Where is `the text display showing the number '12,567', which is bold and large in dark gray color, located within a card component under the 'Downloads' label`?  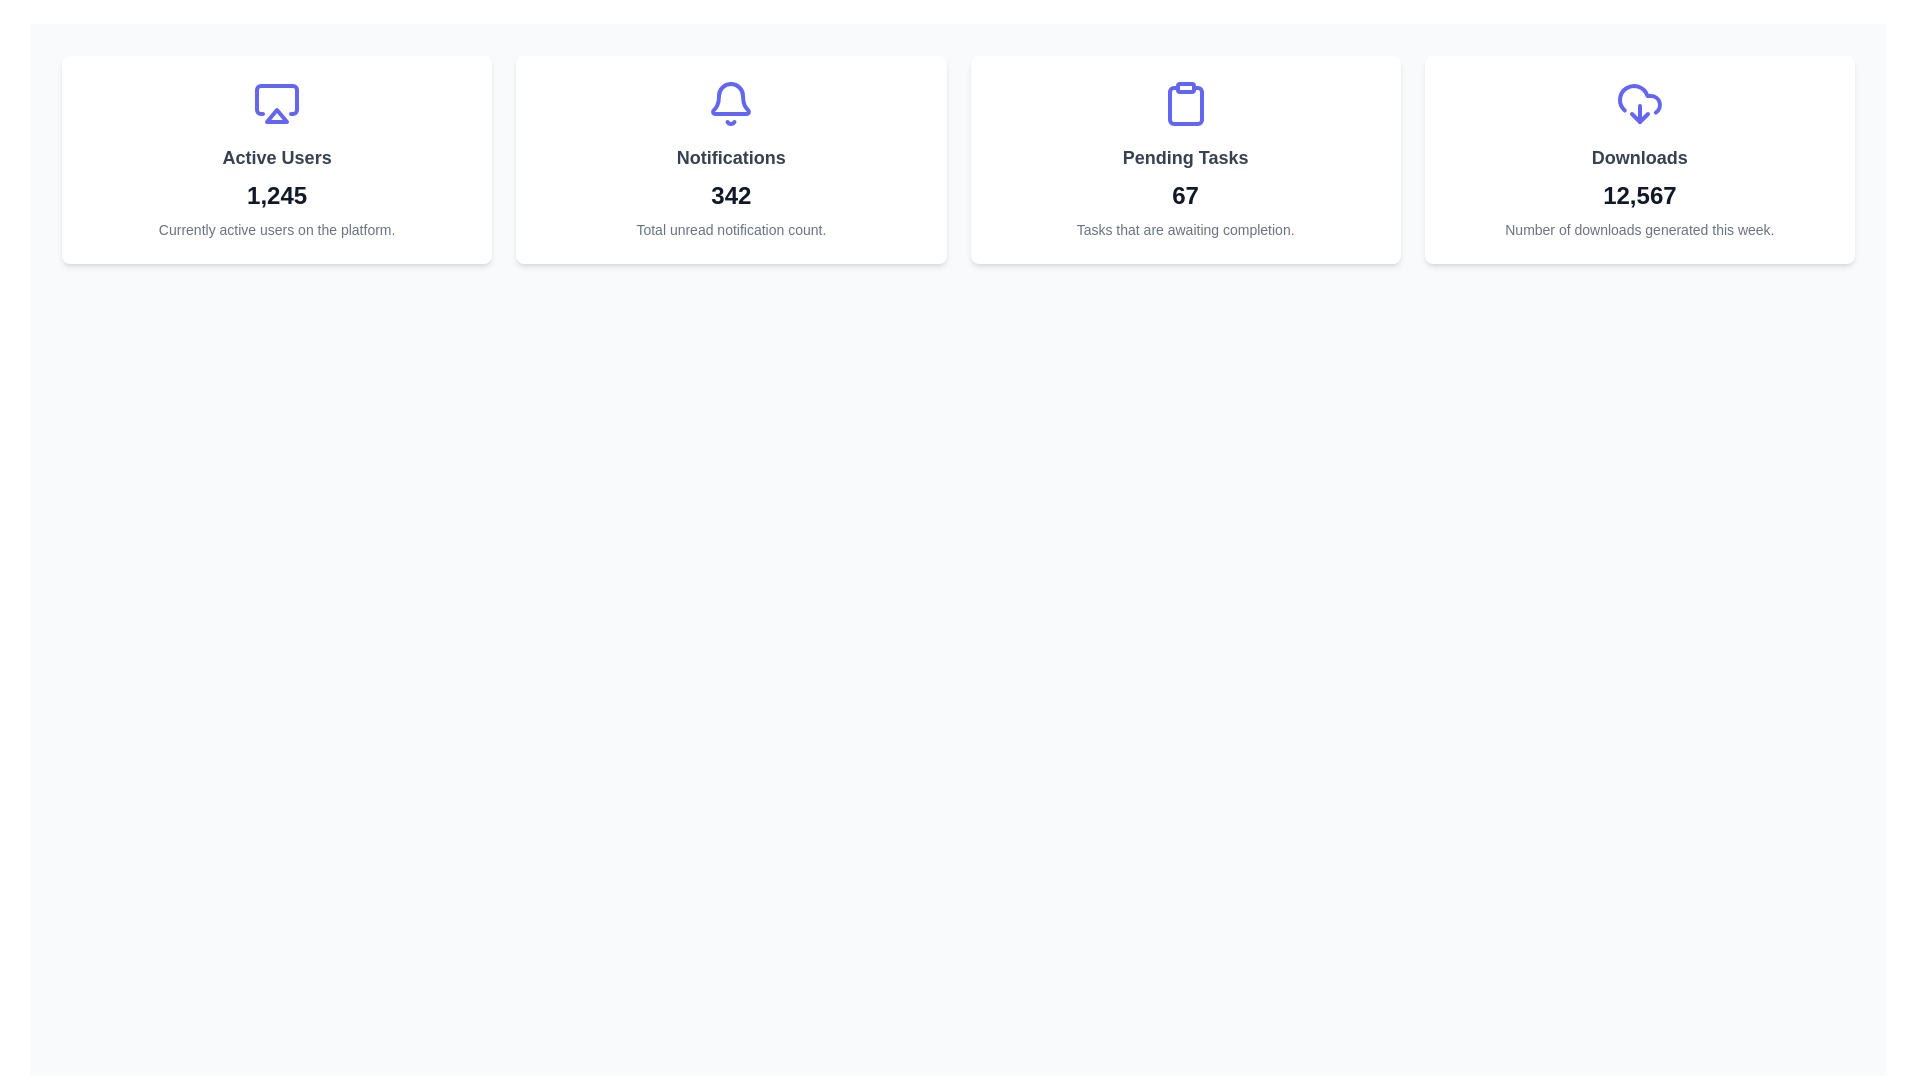
the text display showing the number '12,567', which is bold and large in dark gray color, located within a card component under the 'Downloads' label is located at coordinates (1639, 196).